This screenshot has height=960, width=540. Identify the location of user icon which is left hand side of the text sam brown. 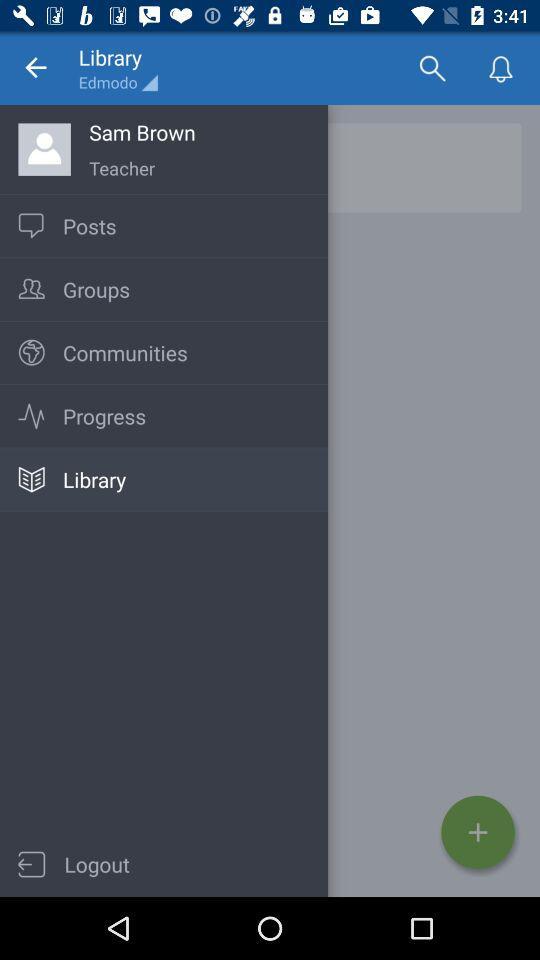
(44, 148).